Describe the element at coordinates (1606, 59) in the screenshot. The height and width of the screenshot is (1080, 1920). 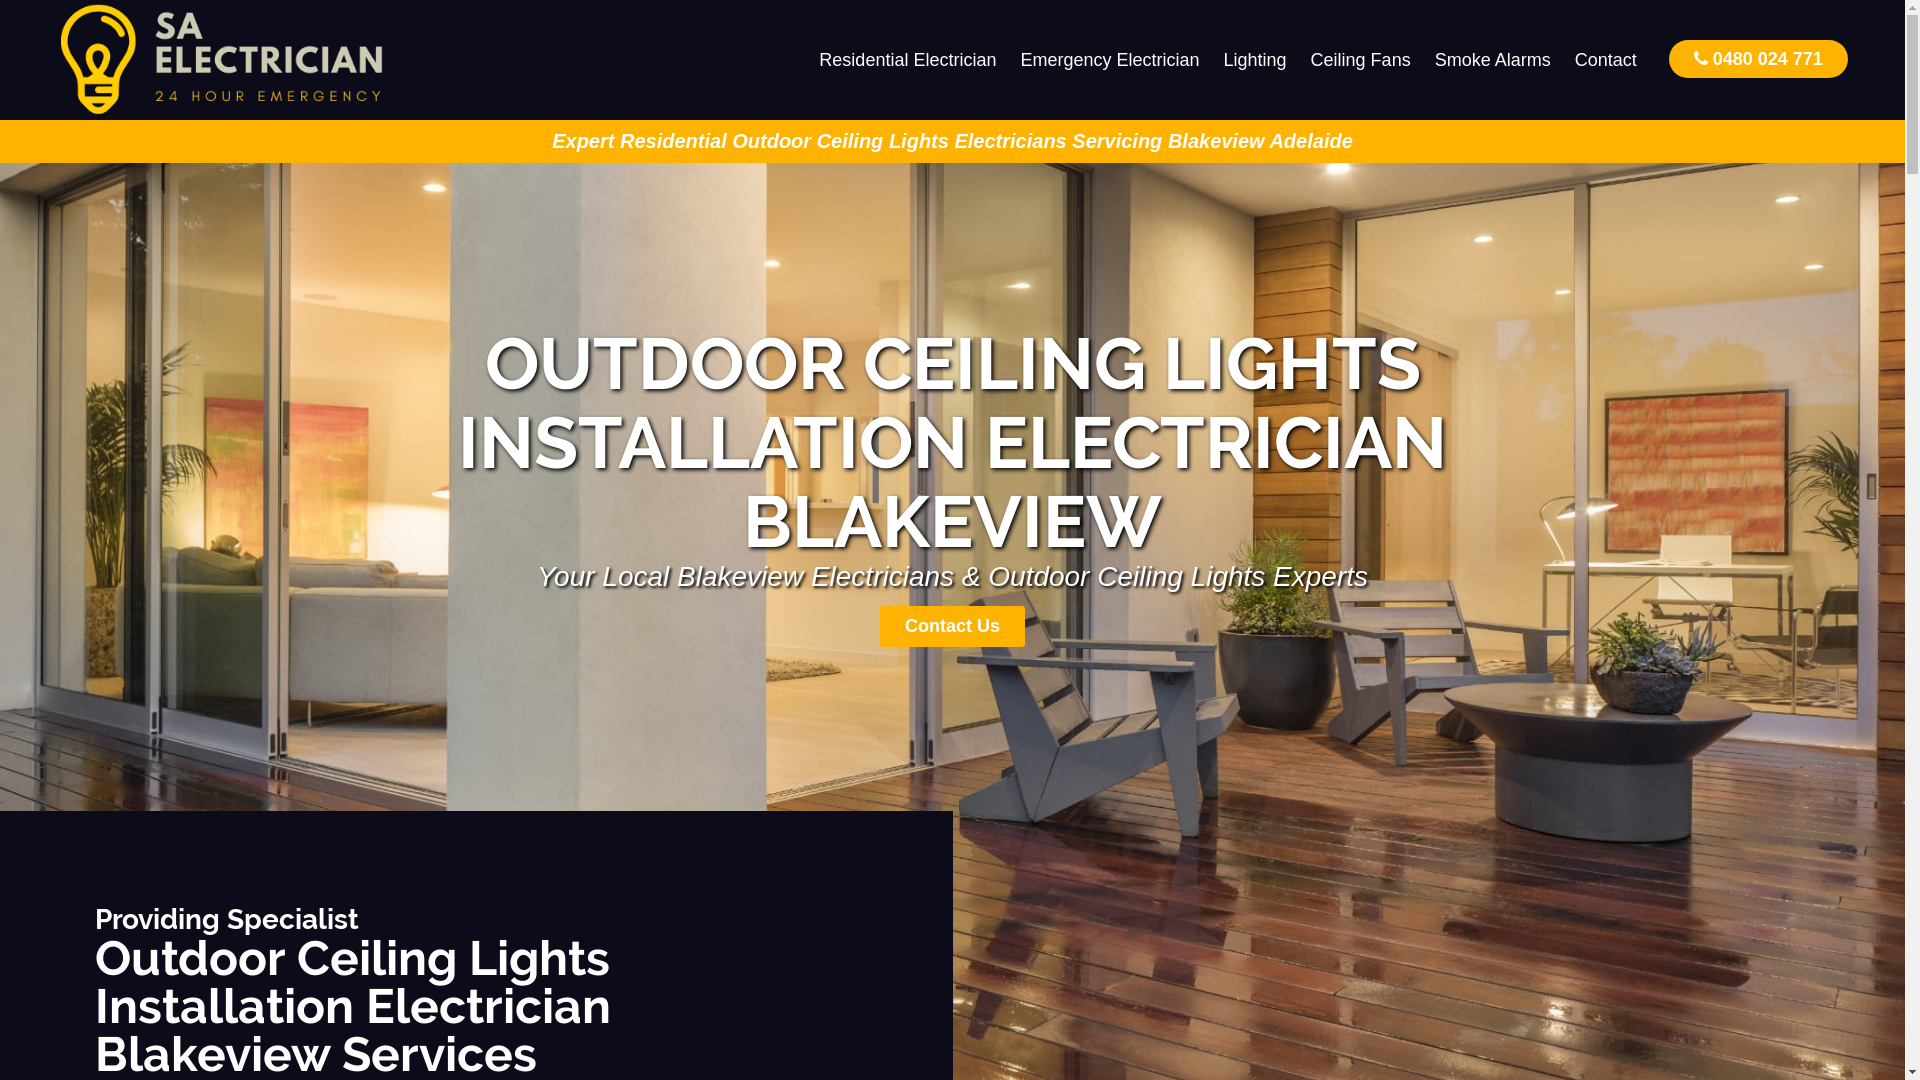
I see `'Contact'` at that location.